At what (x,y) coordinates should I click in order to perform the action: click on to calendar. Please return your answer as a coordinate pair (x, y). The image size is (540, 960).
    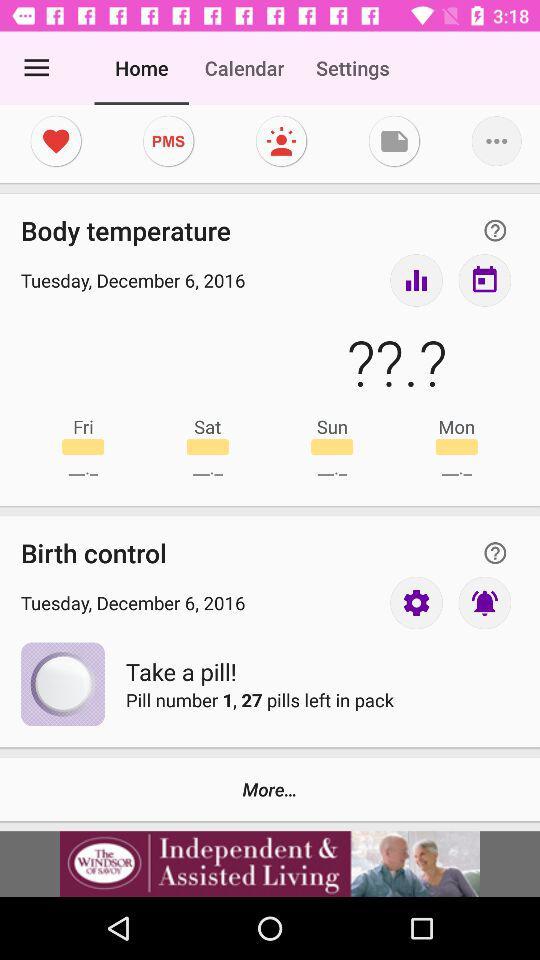
    Looking at the image, I should click on (483, 279).